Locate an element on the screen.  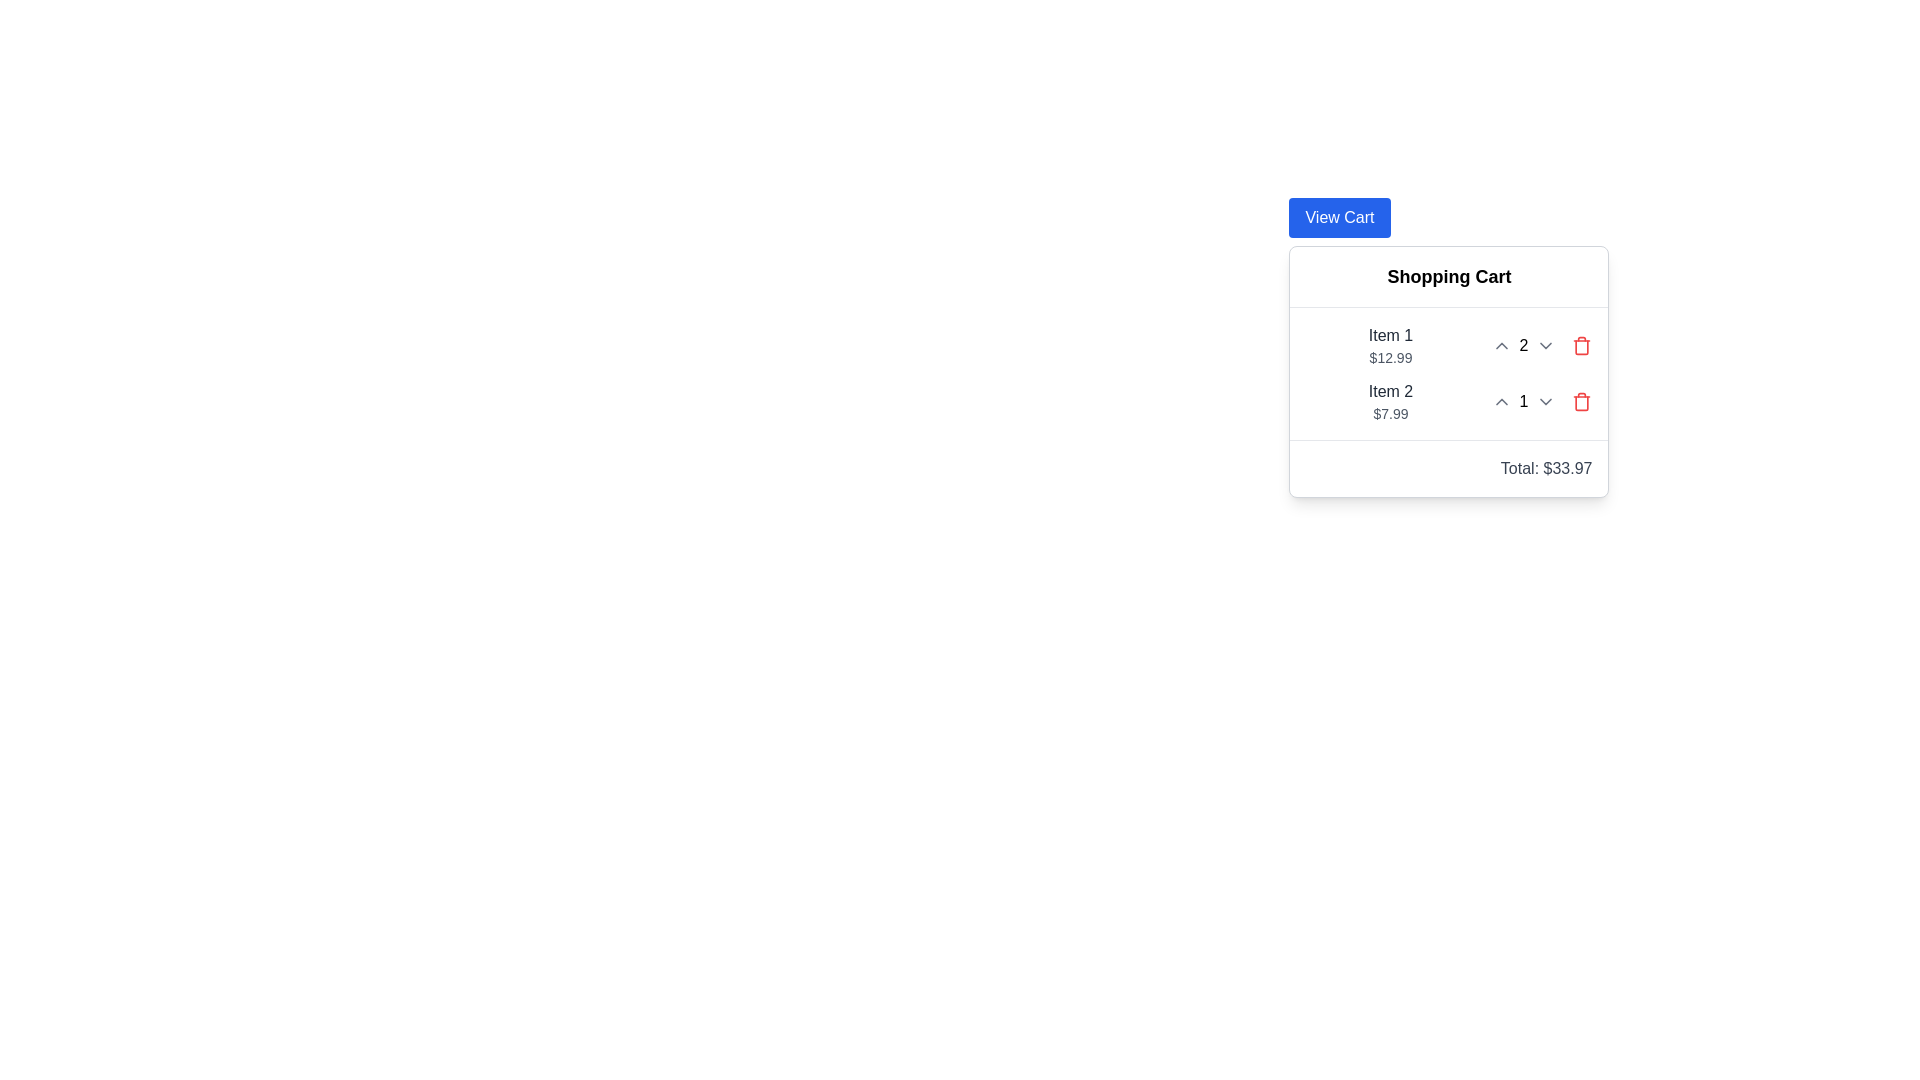
the increase quantity button for 'Item 2' in the shopping cart is located at coordinates (1501, 401).